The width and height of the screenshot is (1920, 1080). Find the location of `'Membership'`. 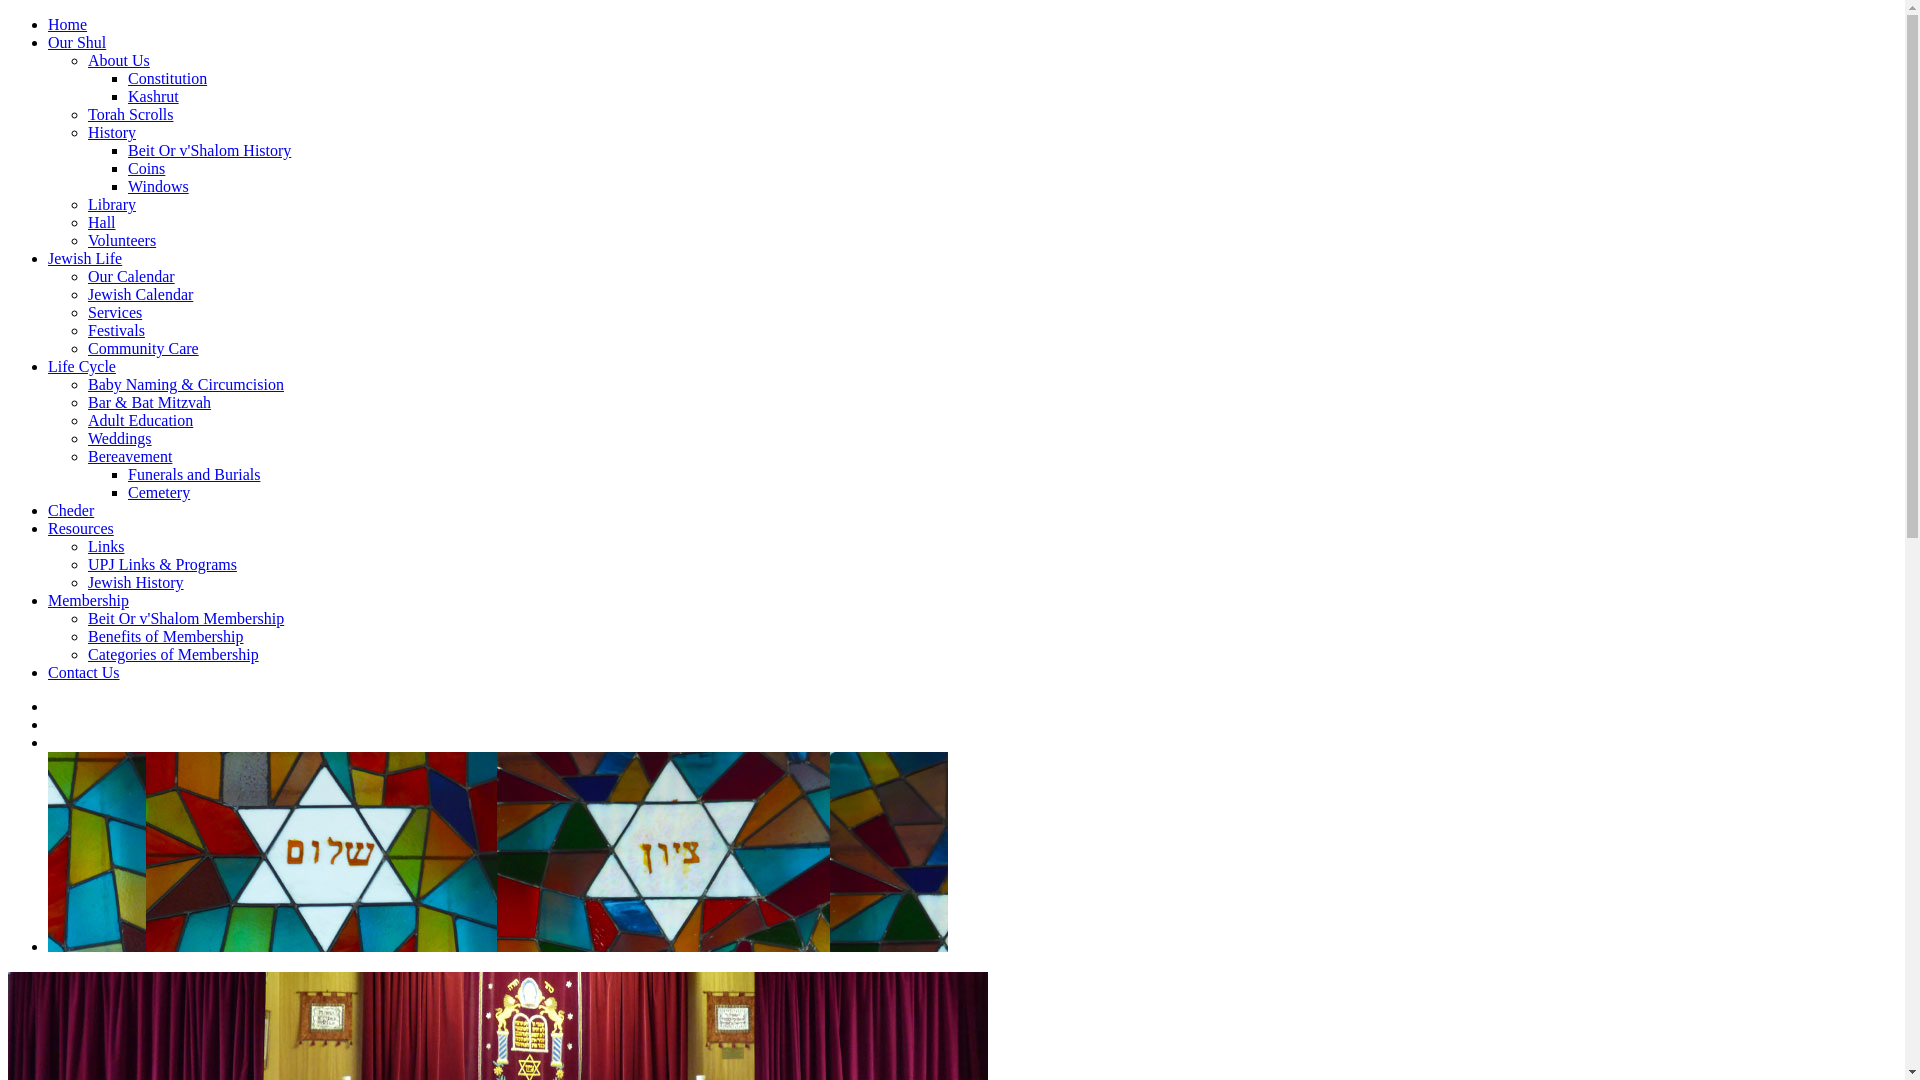

'Membership' is located at coordinates (87, 599).